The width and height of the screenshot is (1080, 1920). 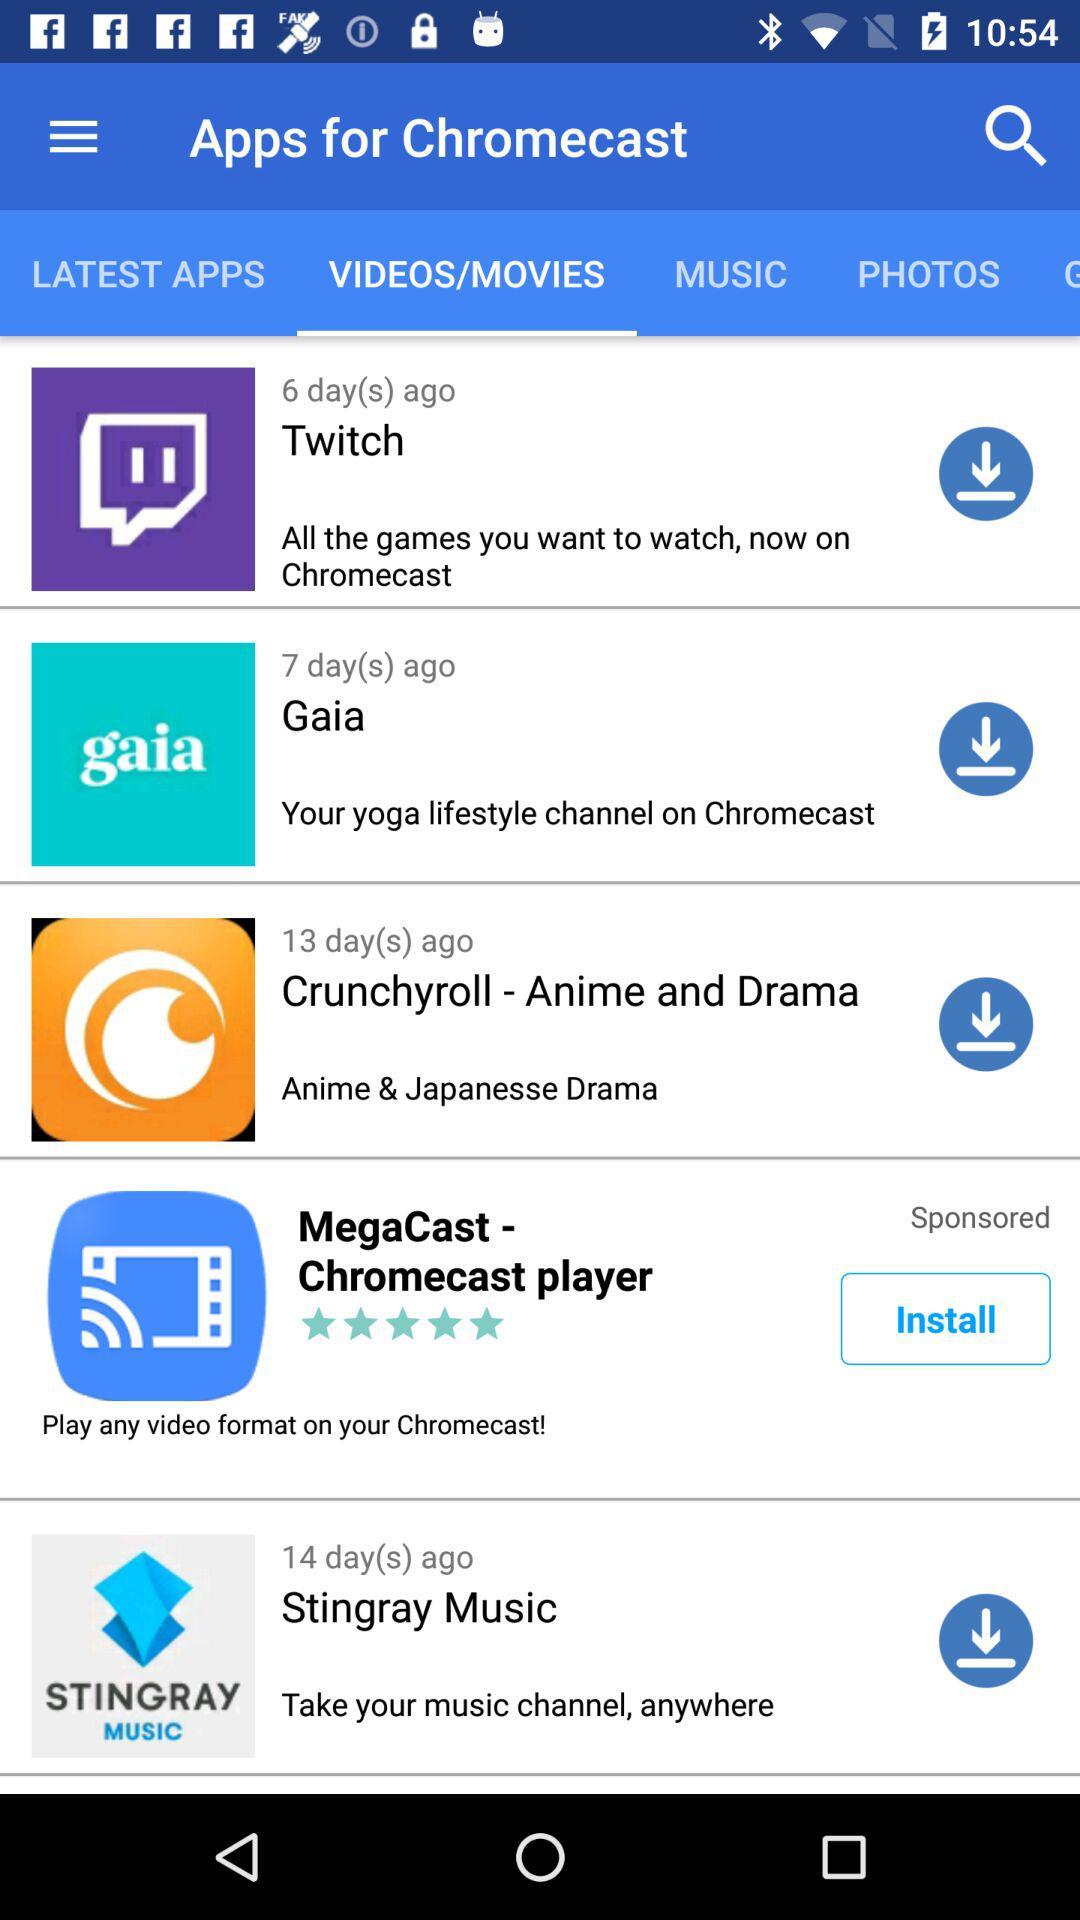 I want to click on the button above sponsored, so click(x=985, y=1023).